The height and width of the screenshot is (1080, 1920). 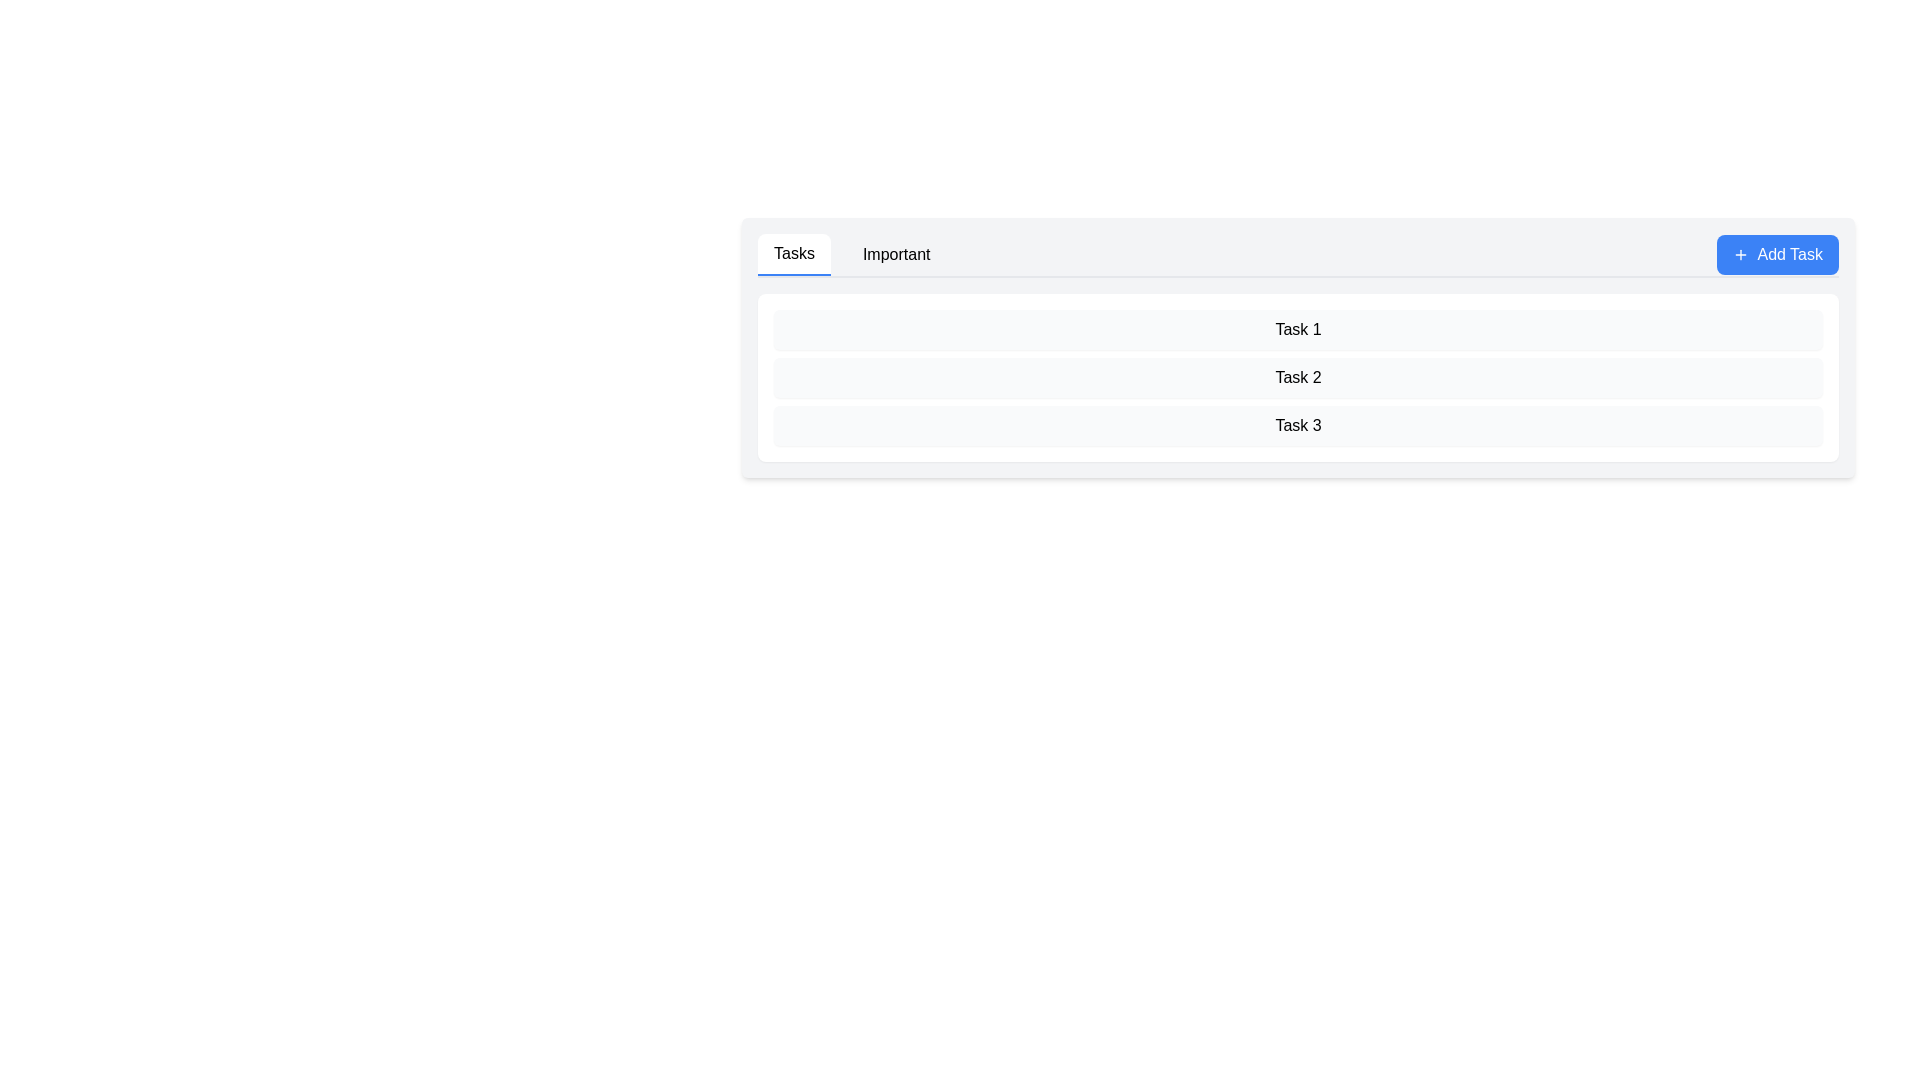 I want to click on the second tab in the horizontal list of tabs, which is positioned to the right of the 'Tasks' tab, so click(x=895, y=253).